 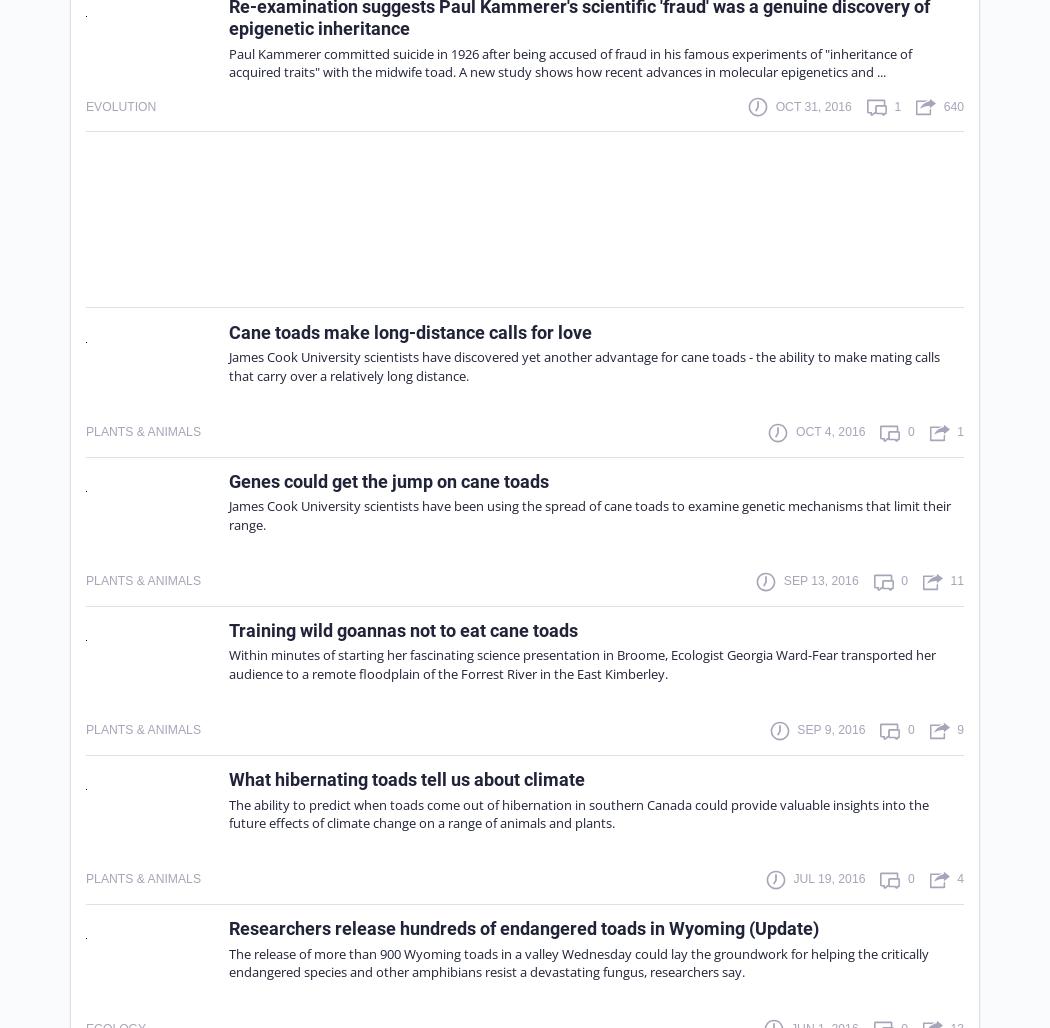 What do you see at coordinates (229, 779) in the screenshot?
I see `'What hibernating toads tell us about climate'` at bounding box center [229, 779].